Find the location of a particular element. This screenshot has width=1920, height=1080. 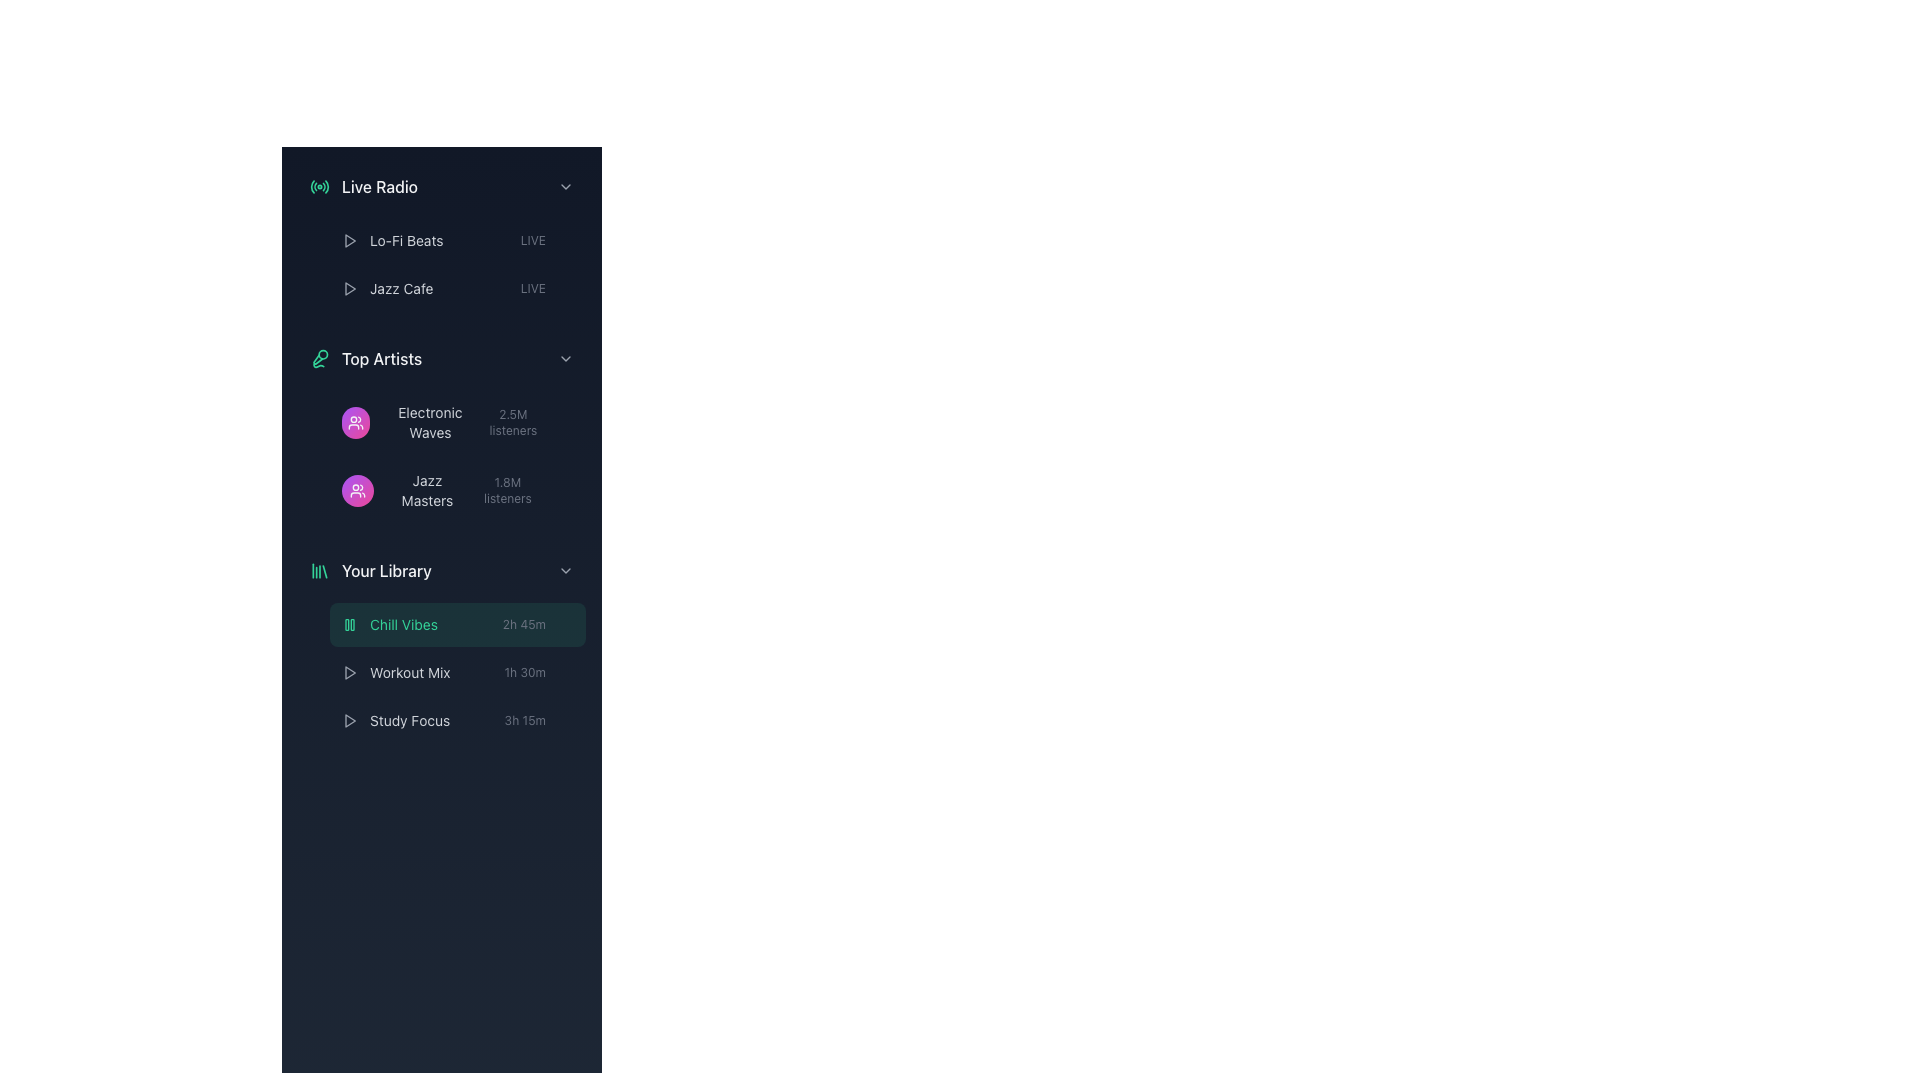

the list item button labeled 'Workout Mix' located is located at coordinates (440, 672).